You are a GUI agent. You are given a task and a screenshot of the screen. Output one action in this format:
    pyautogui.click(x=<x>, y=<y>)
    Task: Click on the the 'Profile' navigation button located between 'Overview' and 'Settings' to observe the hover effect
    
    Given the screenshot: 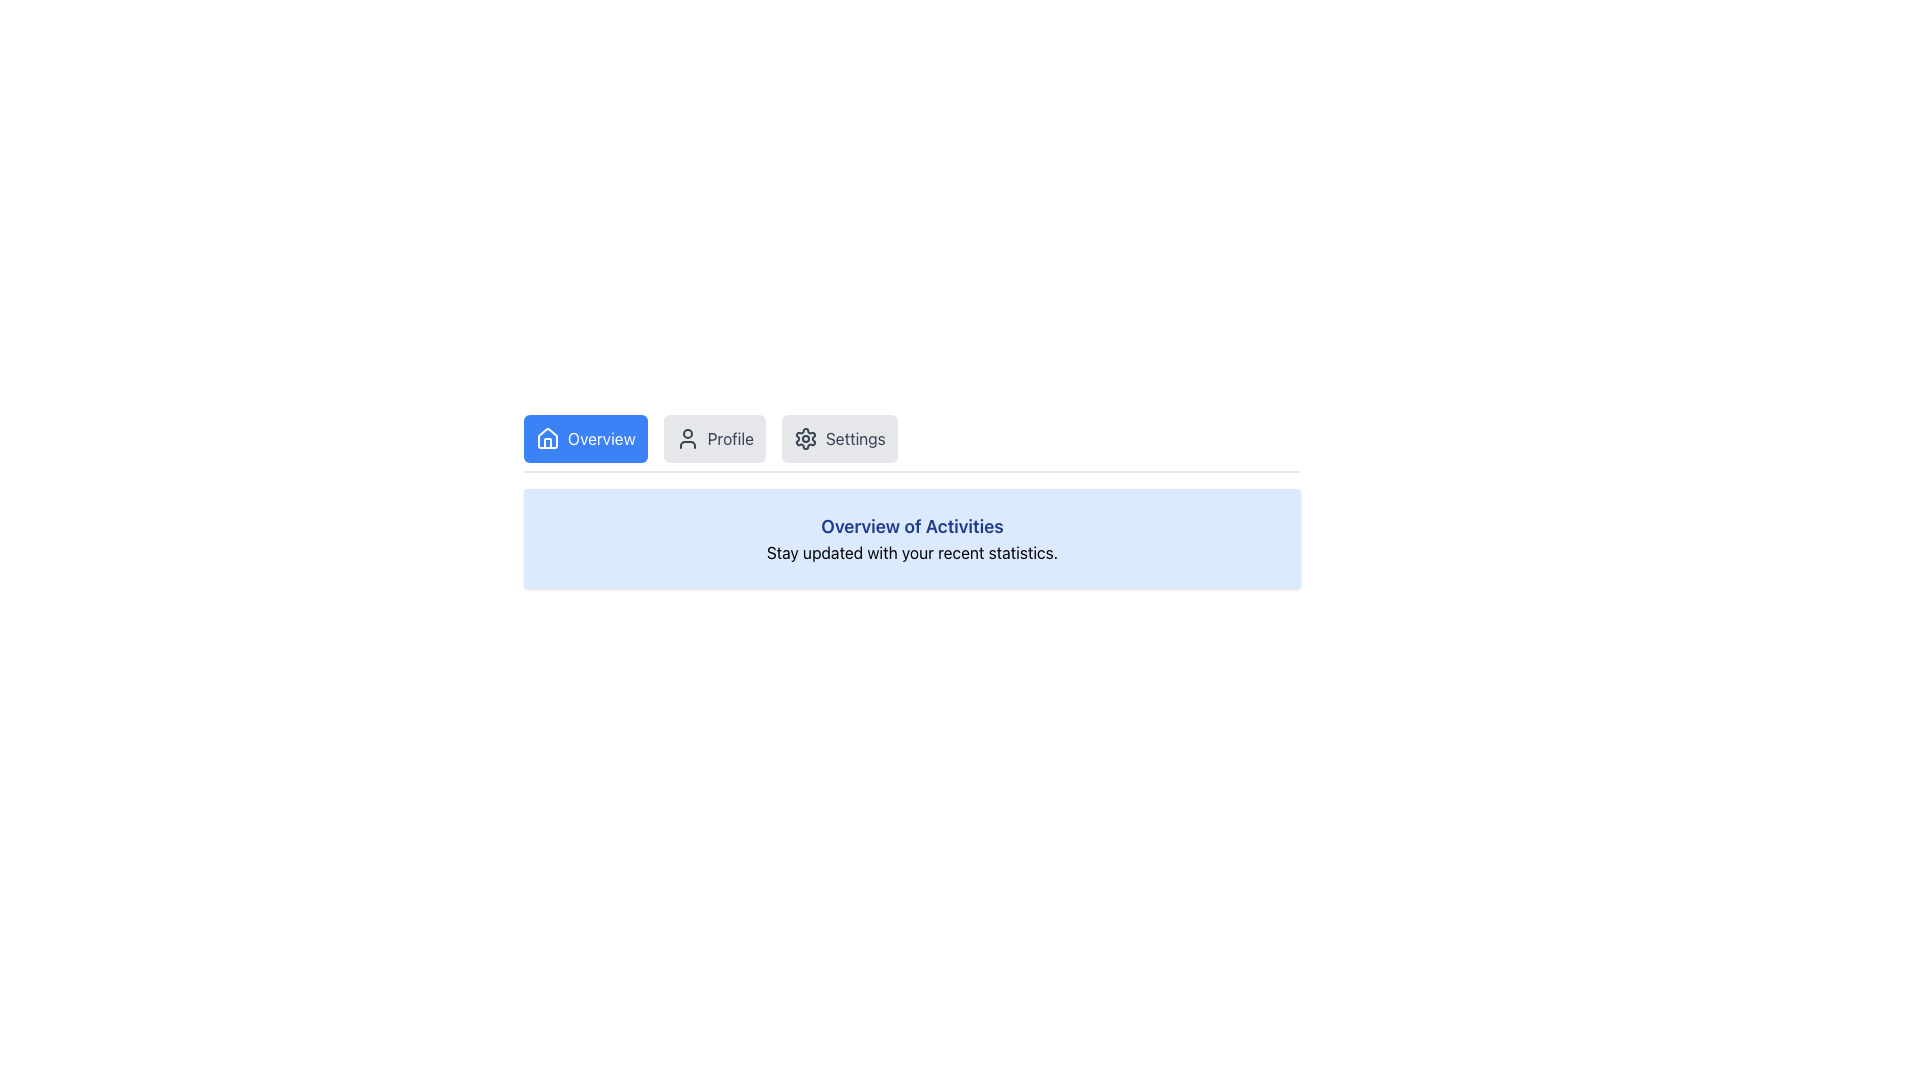 What is the action you would take?
    pyautogui.click(x=714, y=438)
    